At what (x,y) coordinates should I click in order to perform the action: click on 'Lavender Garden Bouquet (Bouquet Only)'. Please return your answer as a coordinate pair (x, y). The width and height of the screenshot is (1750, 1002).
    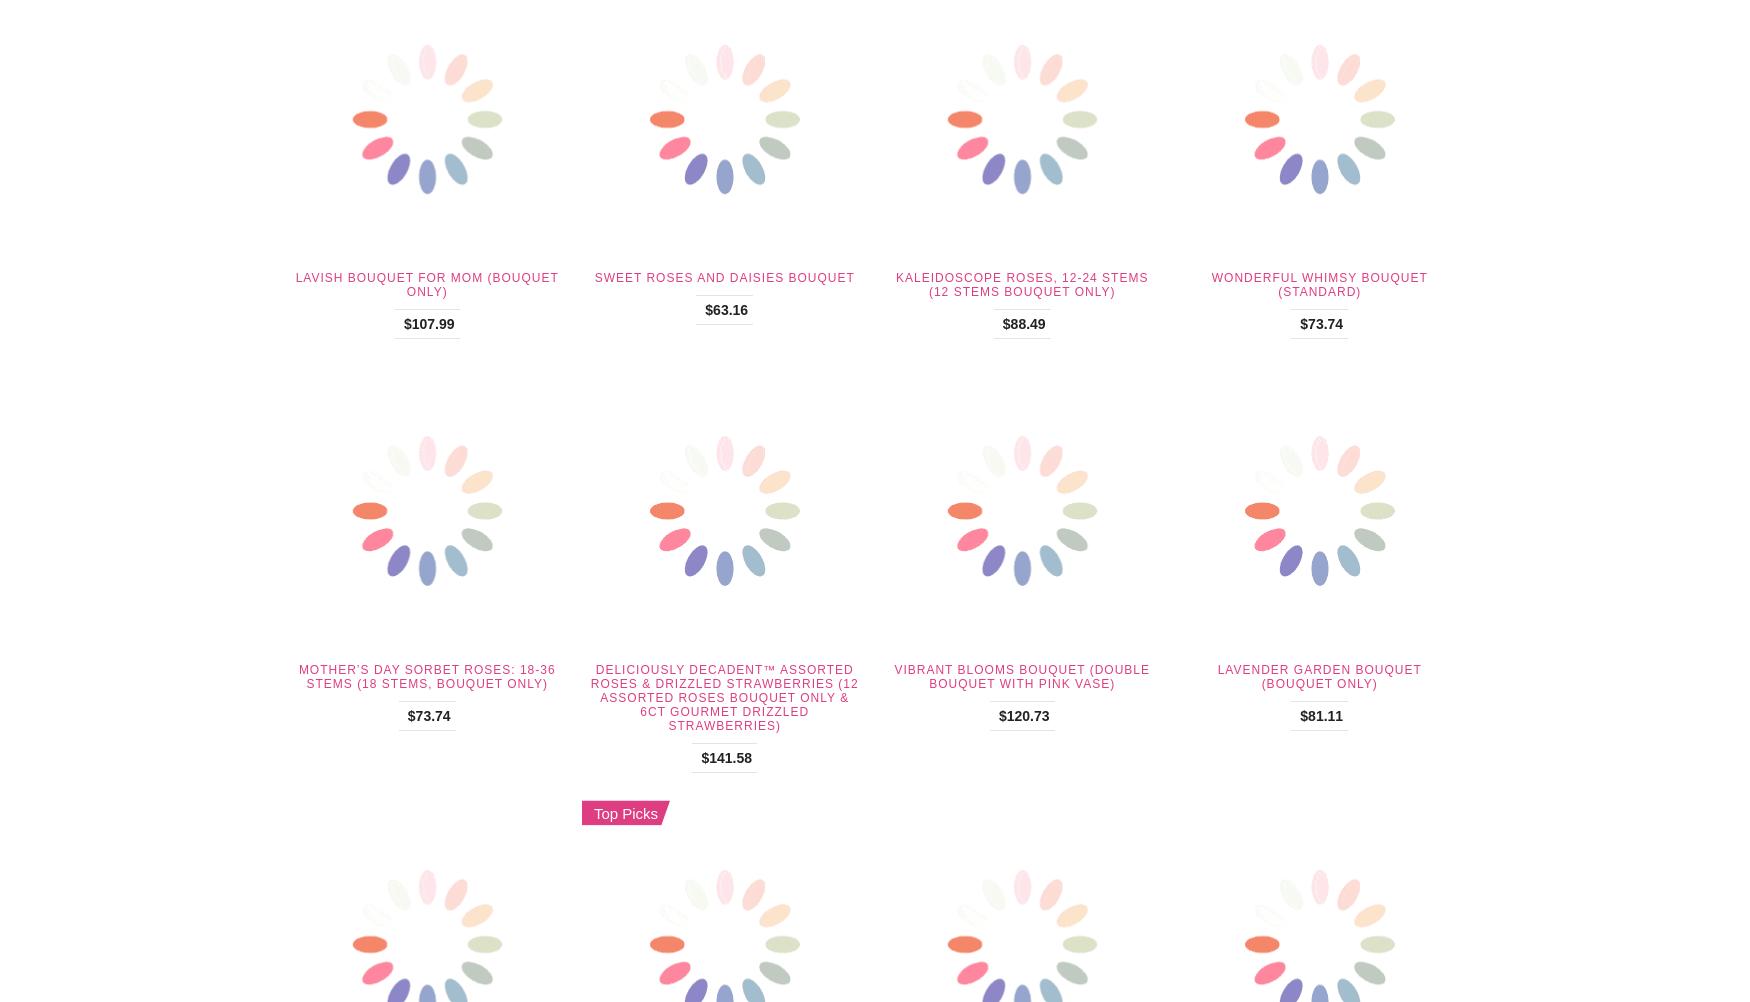
    Looking at the image, I should click on (1216, 676).